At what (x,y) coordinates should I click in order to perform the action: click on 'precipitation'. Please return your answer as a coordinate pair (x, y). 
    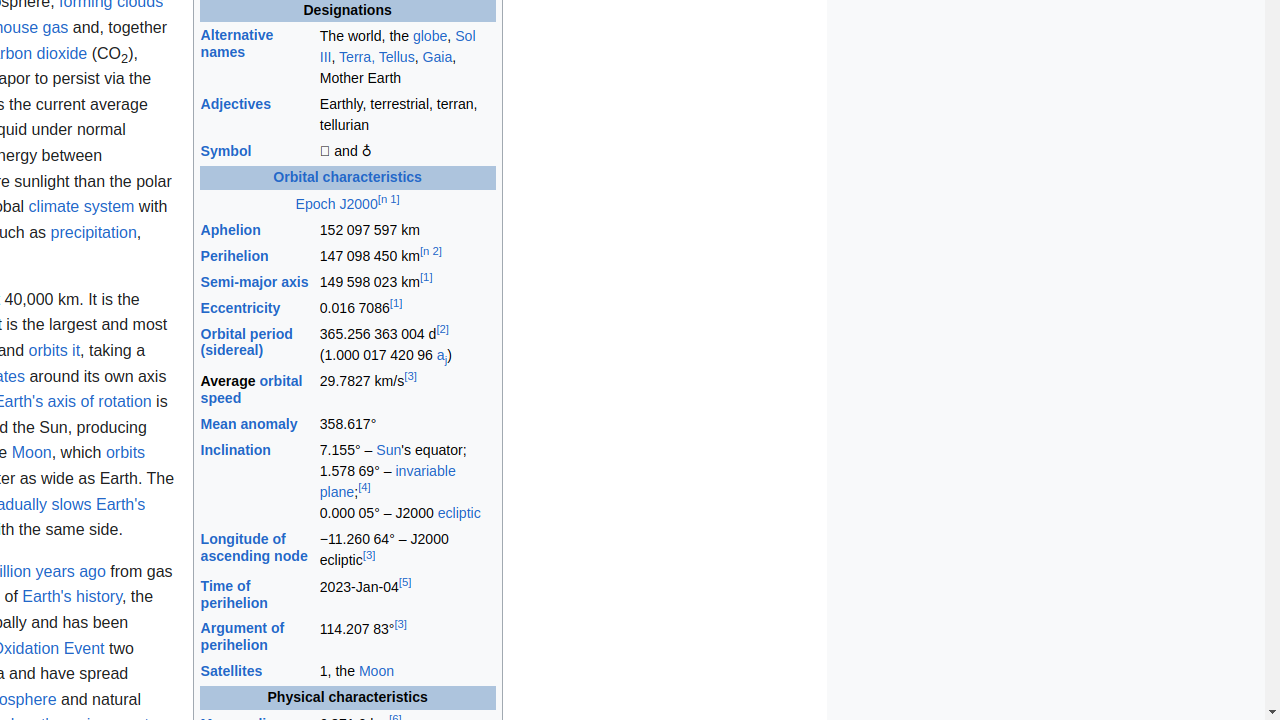
    Looking at the image, I should click on (92, 230).